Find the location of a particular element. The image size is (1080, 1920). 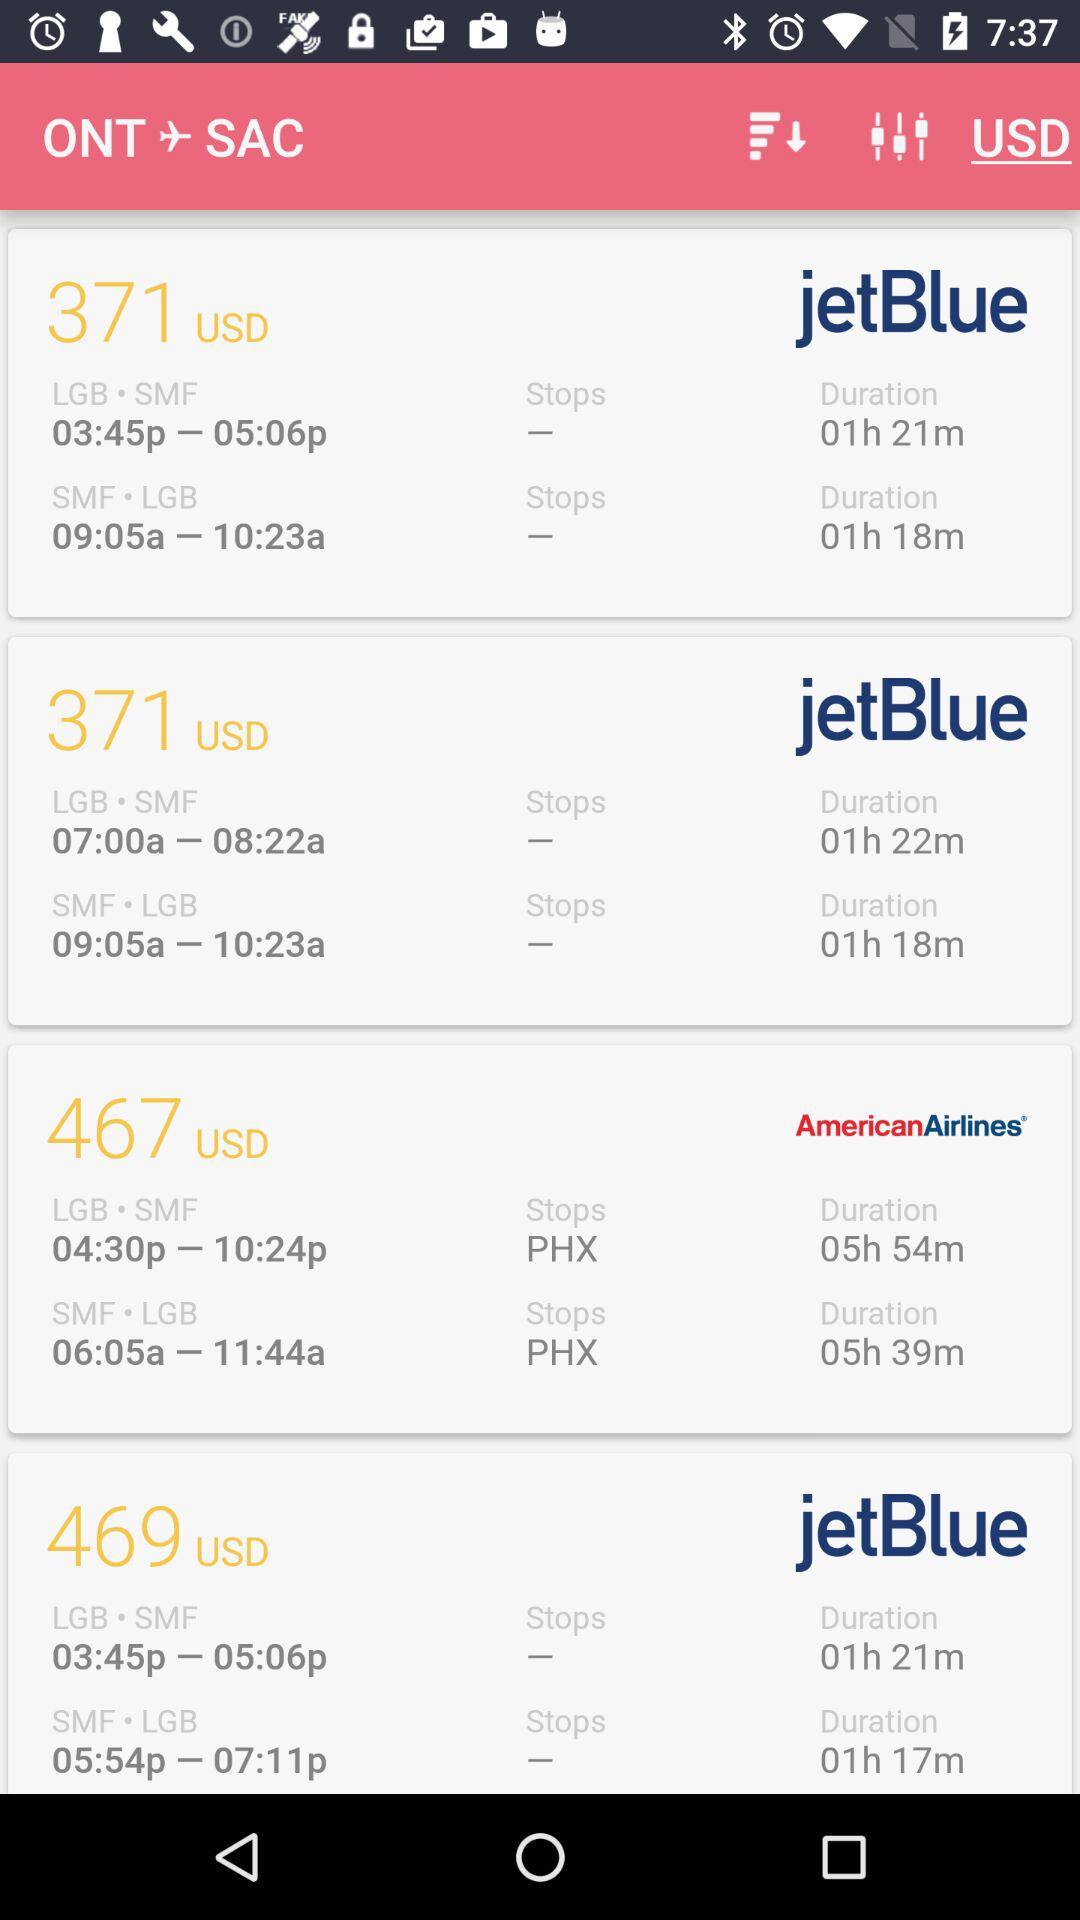

icon to the left of usd item is located at coordinates (898, 135).